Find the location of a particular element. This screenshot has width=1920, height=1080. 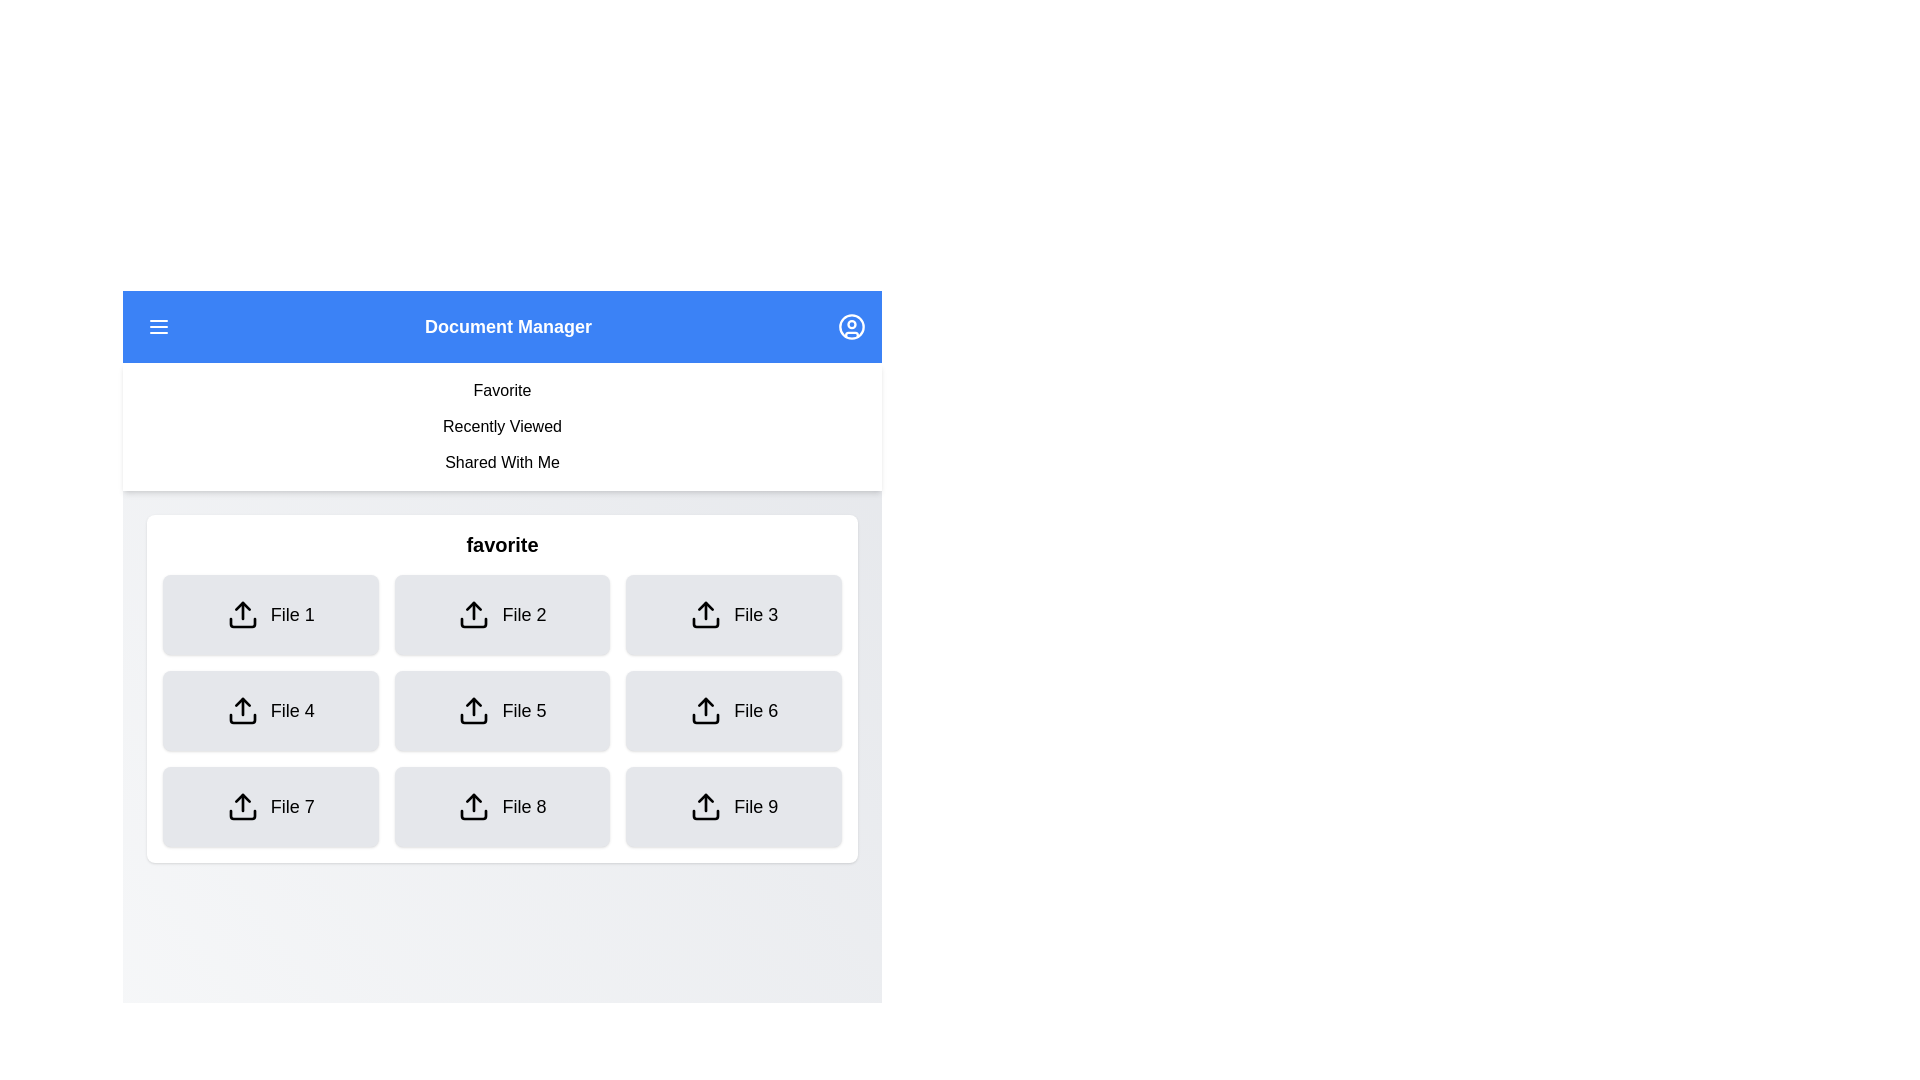

the tab option Shared With Me by clicking on it is located at coordinates (502, 462).